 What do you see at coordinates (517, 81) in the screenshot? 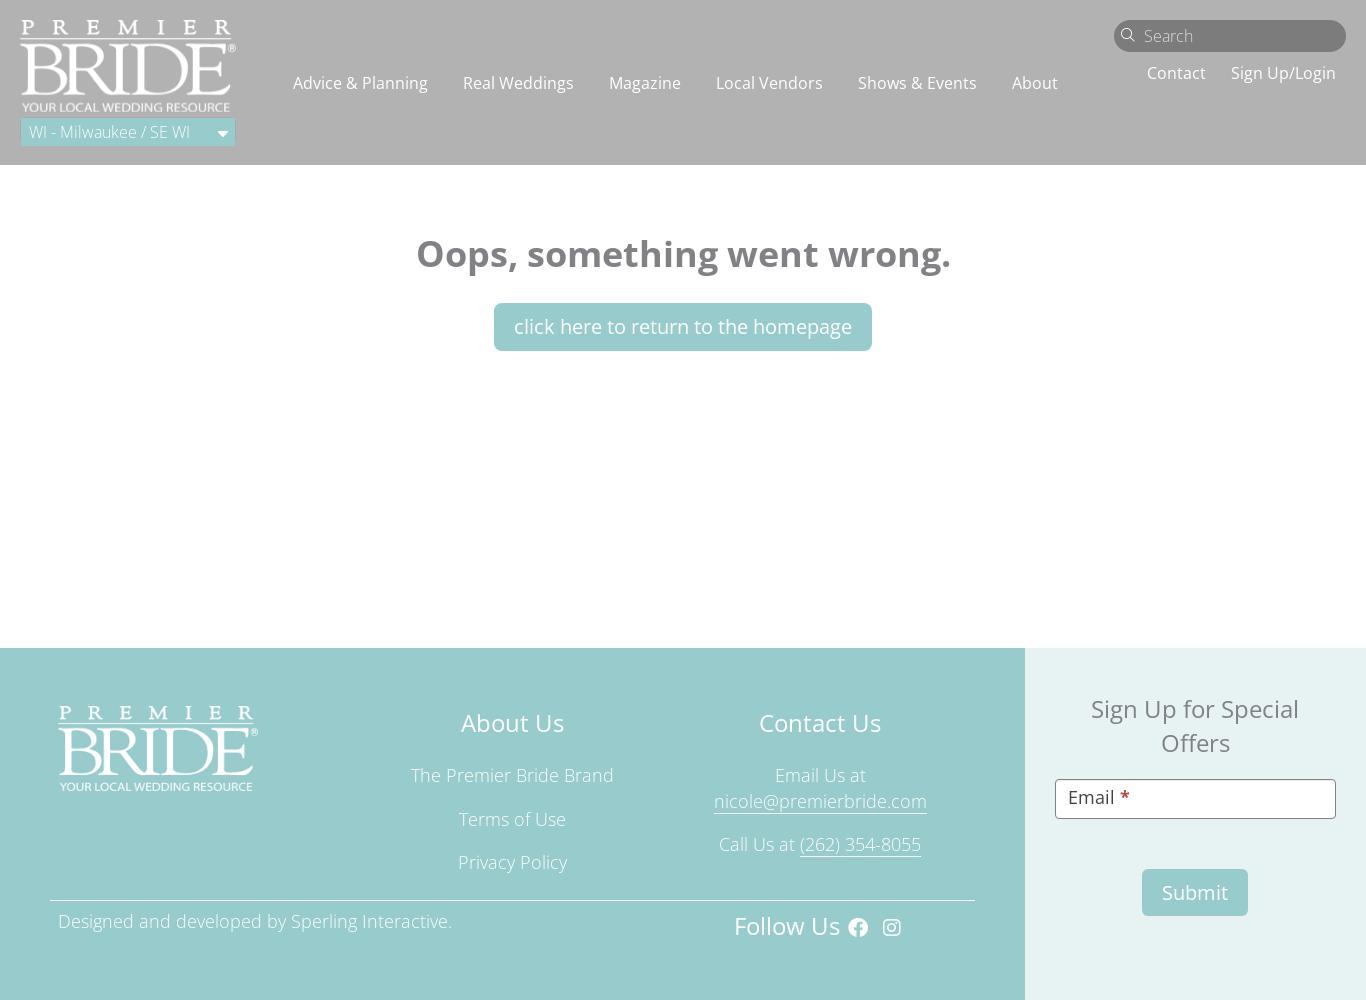
I see `'Real Weddings'` at bounding box center [517, 81].